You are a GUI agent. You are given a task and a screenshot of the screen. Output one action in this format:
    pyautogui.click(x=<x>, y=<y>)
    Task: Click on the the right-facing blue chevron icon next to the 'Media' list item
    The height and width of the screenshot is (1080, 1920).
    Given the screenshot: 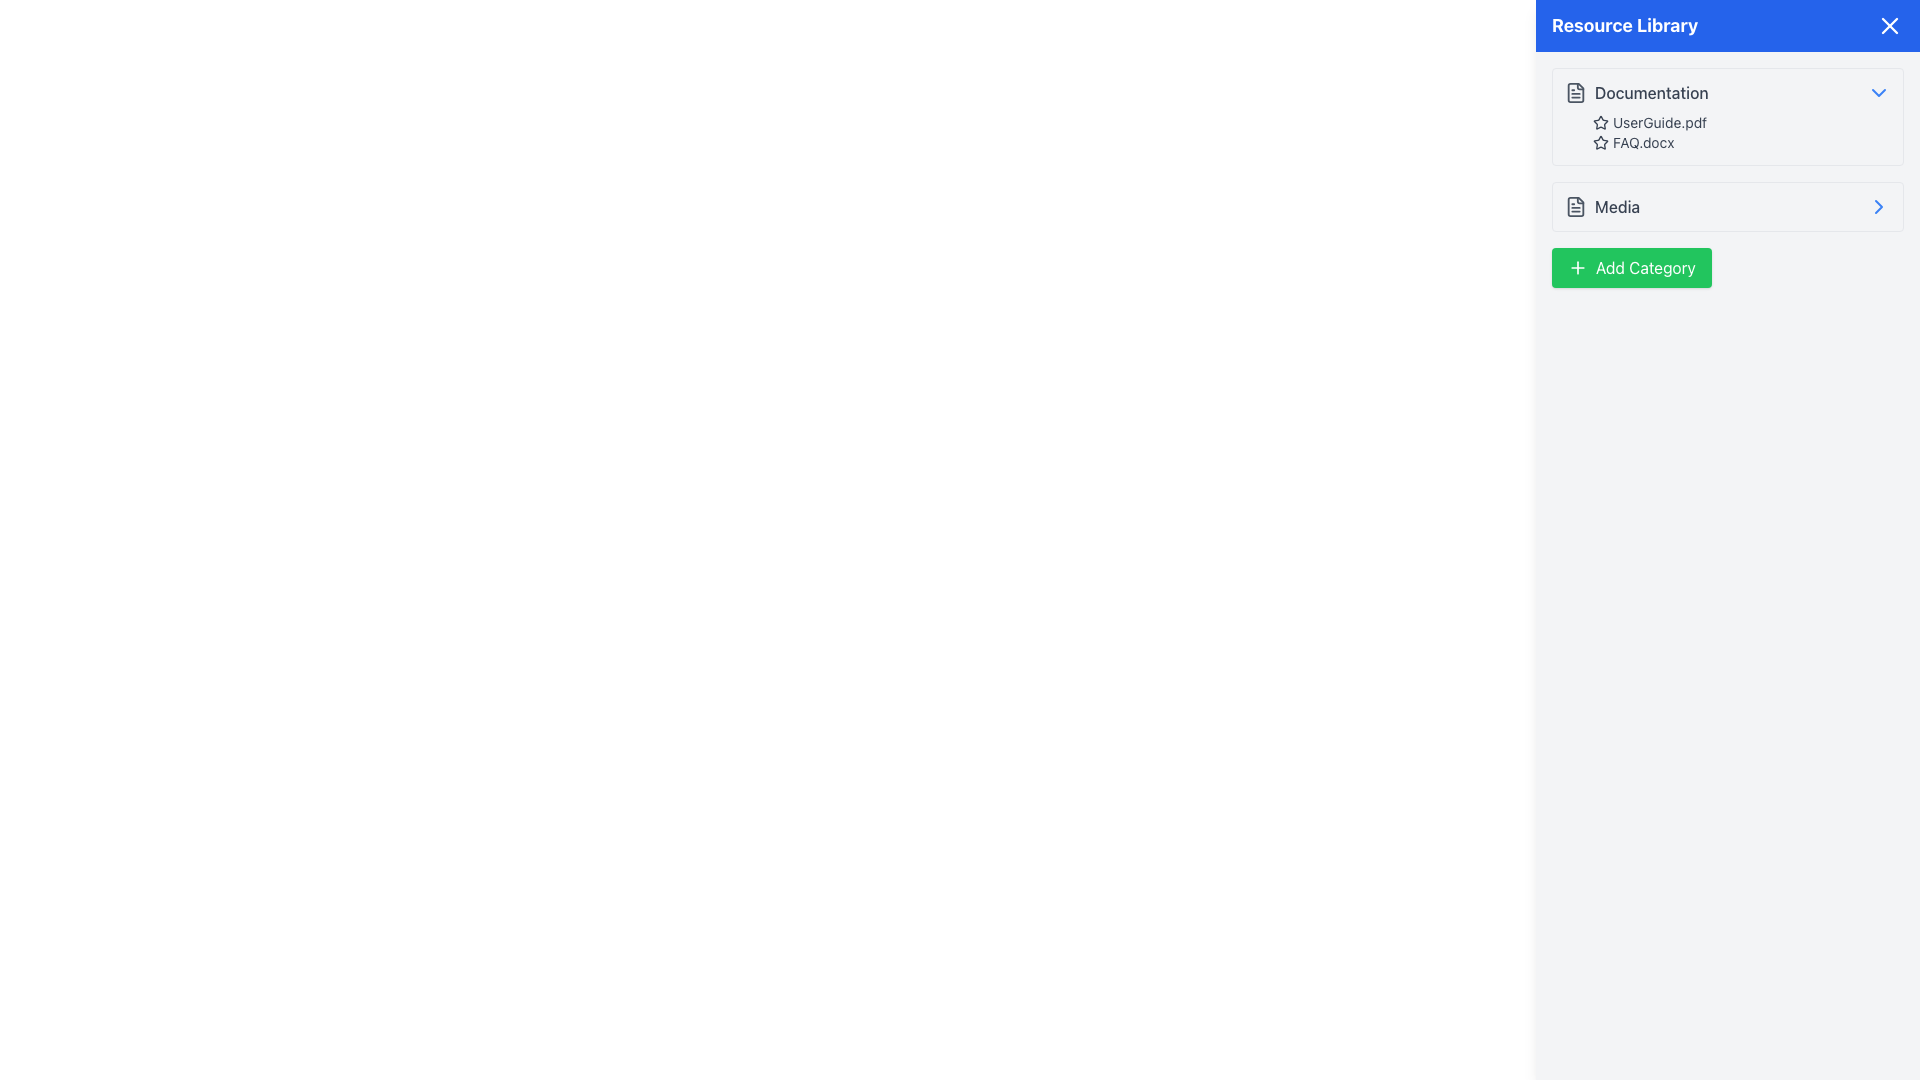 What is the action you would take?
    pyautogui.click(x=1877, y=207)
    